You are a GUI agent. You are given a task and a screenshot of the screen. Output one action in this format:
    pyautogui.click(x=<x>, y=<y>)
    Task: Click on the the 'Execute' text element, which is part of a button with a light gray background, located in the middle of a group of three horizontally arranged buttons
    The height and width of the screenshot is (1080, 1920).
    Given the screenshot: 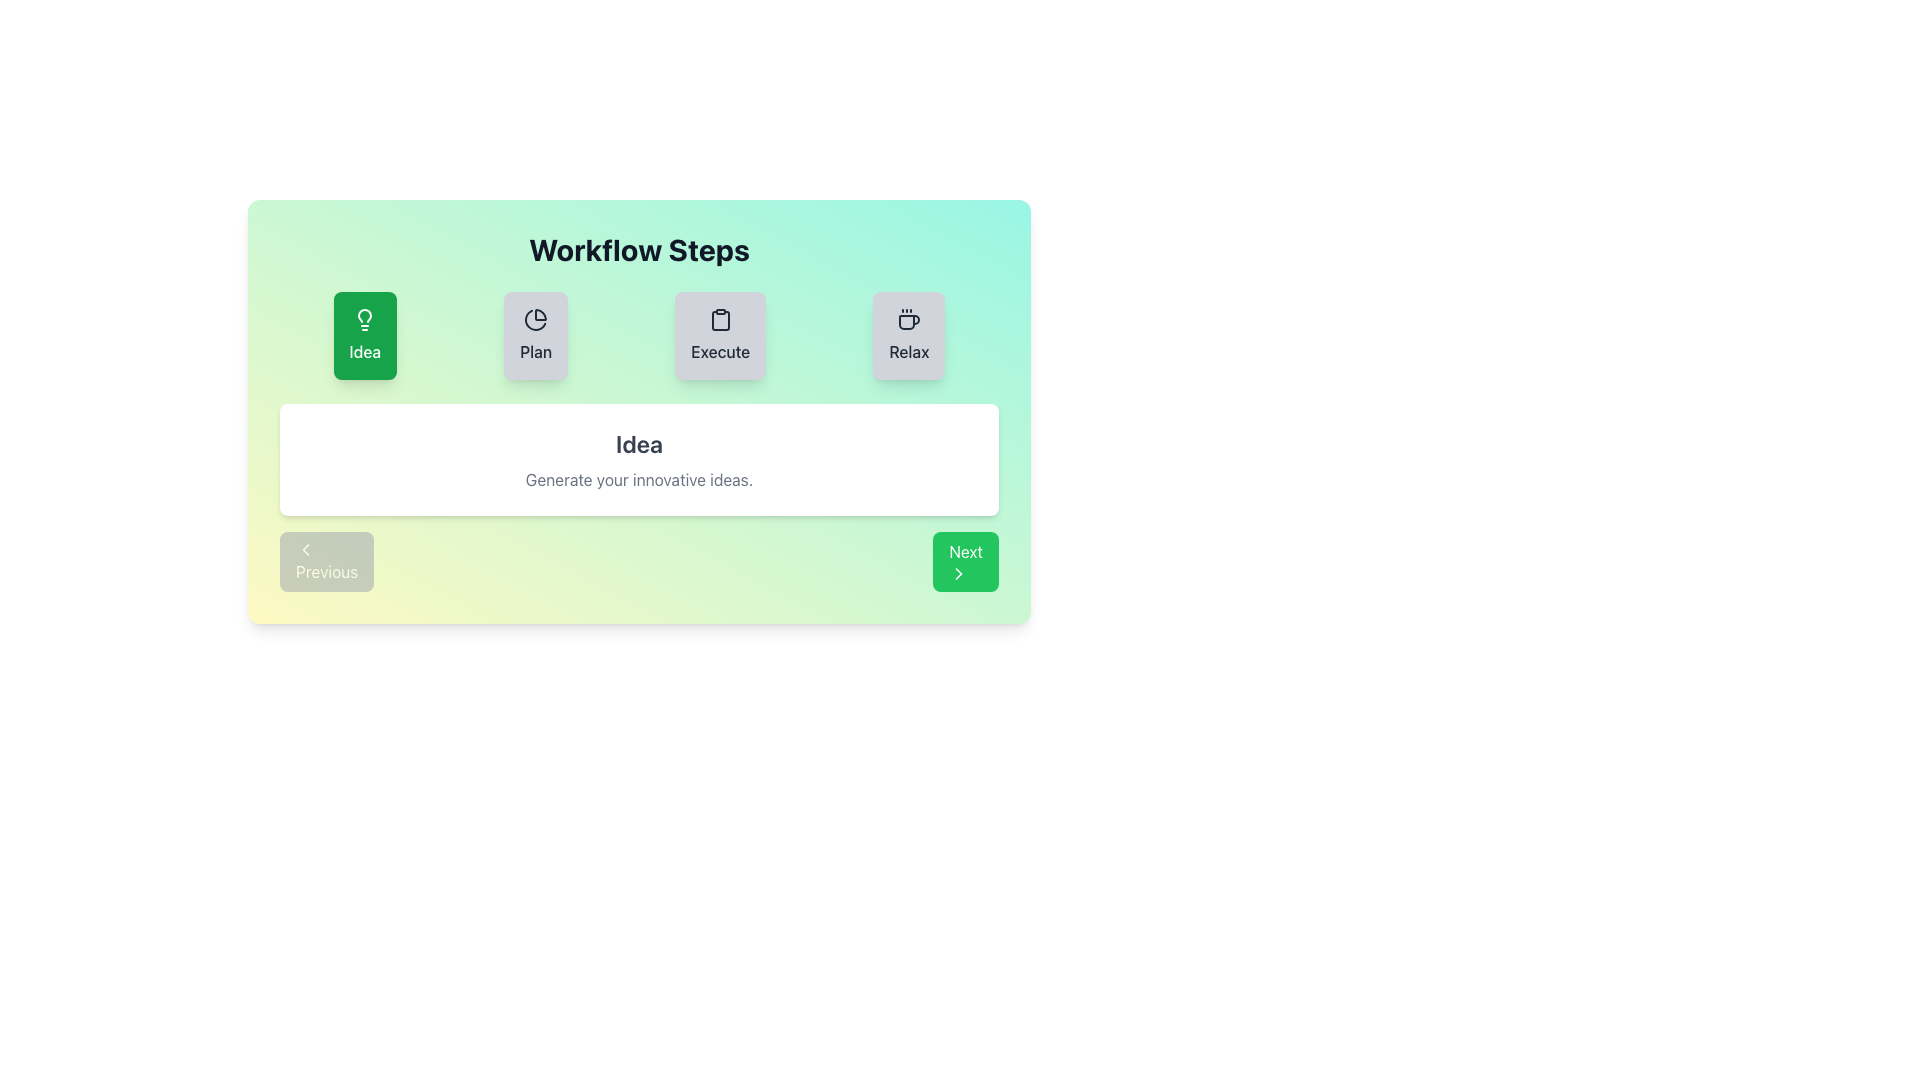 What is the action you would take?
    pyautogui.click(x=720, y=350)
    